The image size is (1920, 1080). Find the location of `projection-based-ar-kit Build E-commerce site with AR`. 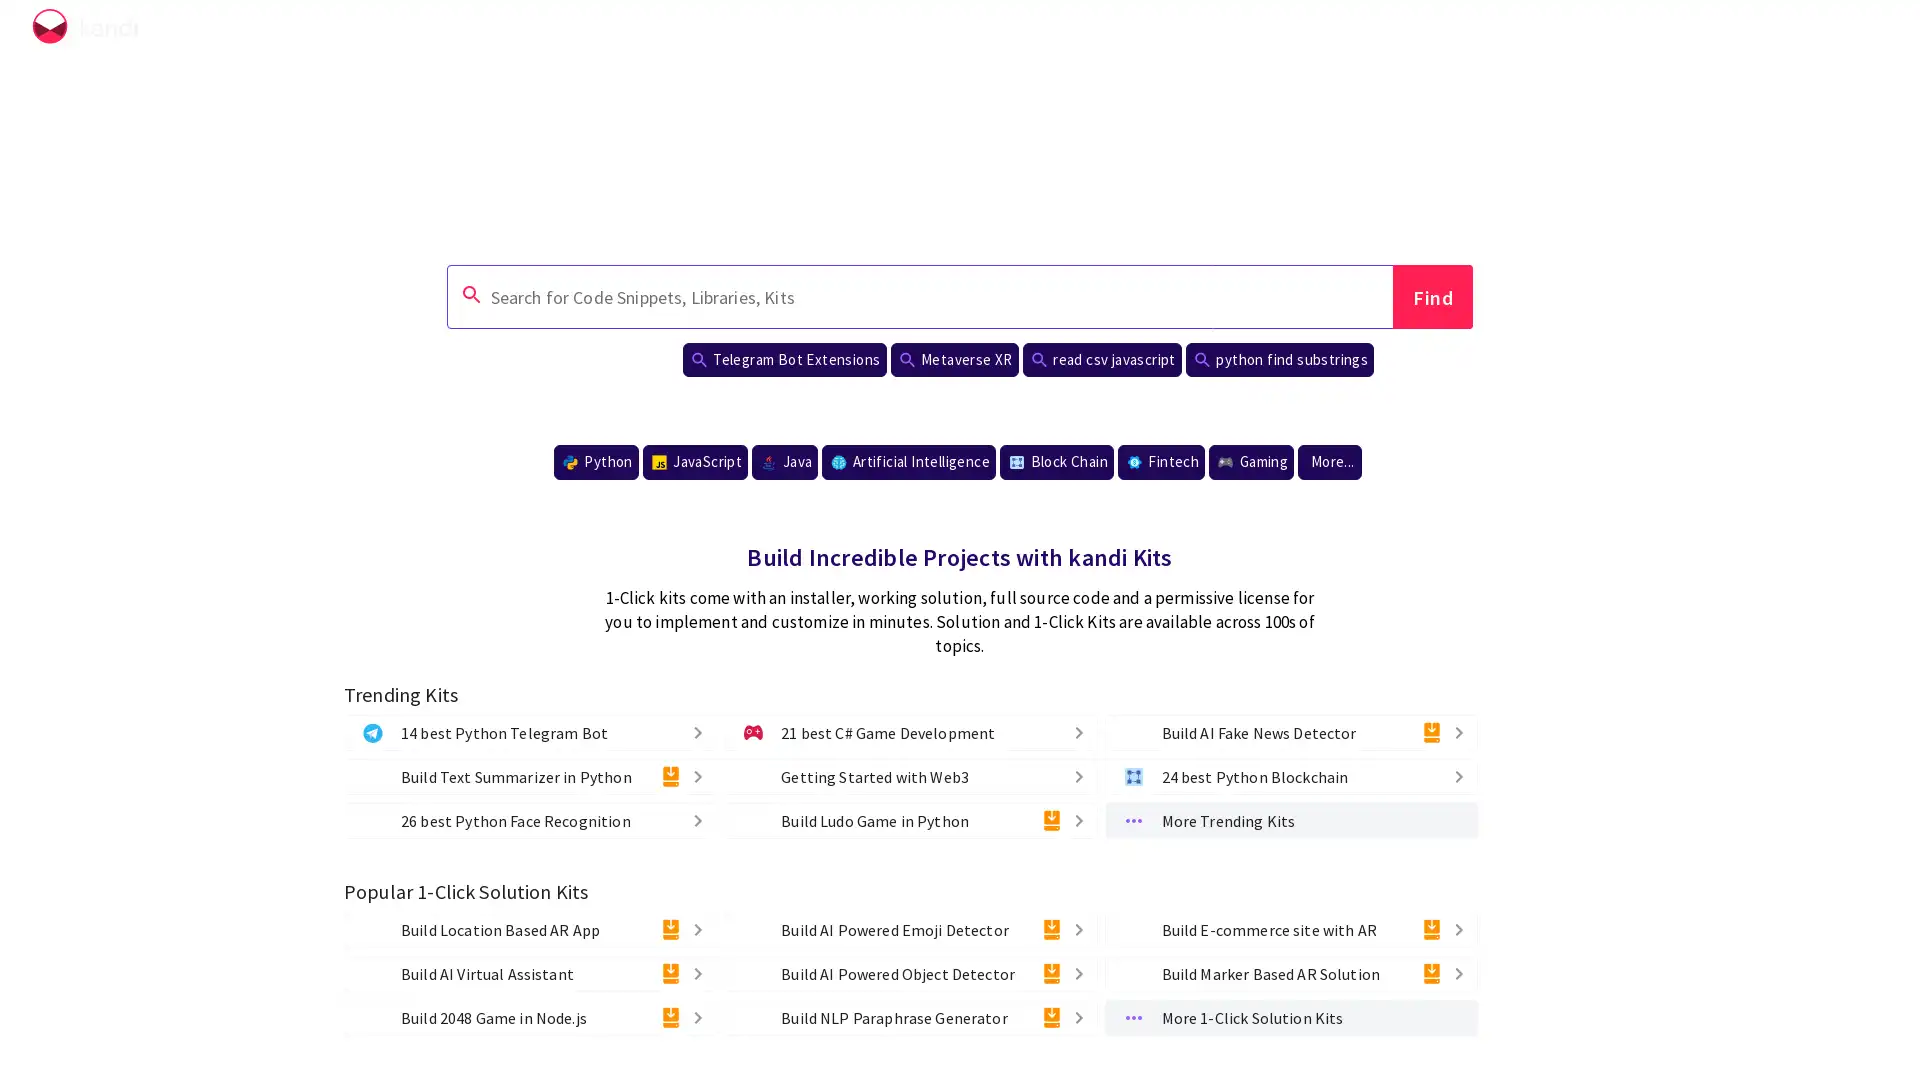

projection-based-ar-kit Build E-commerce site with AR is located at coordinates (1290, 929).